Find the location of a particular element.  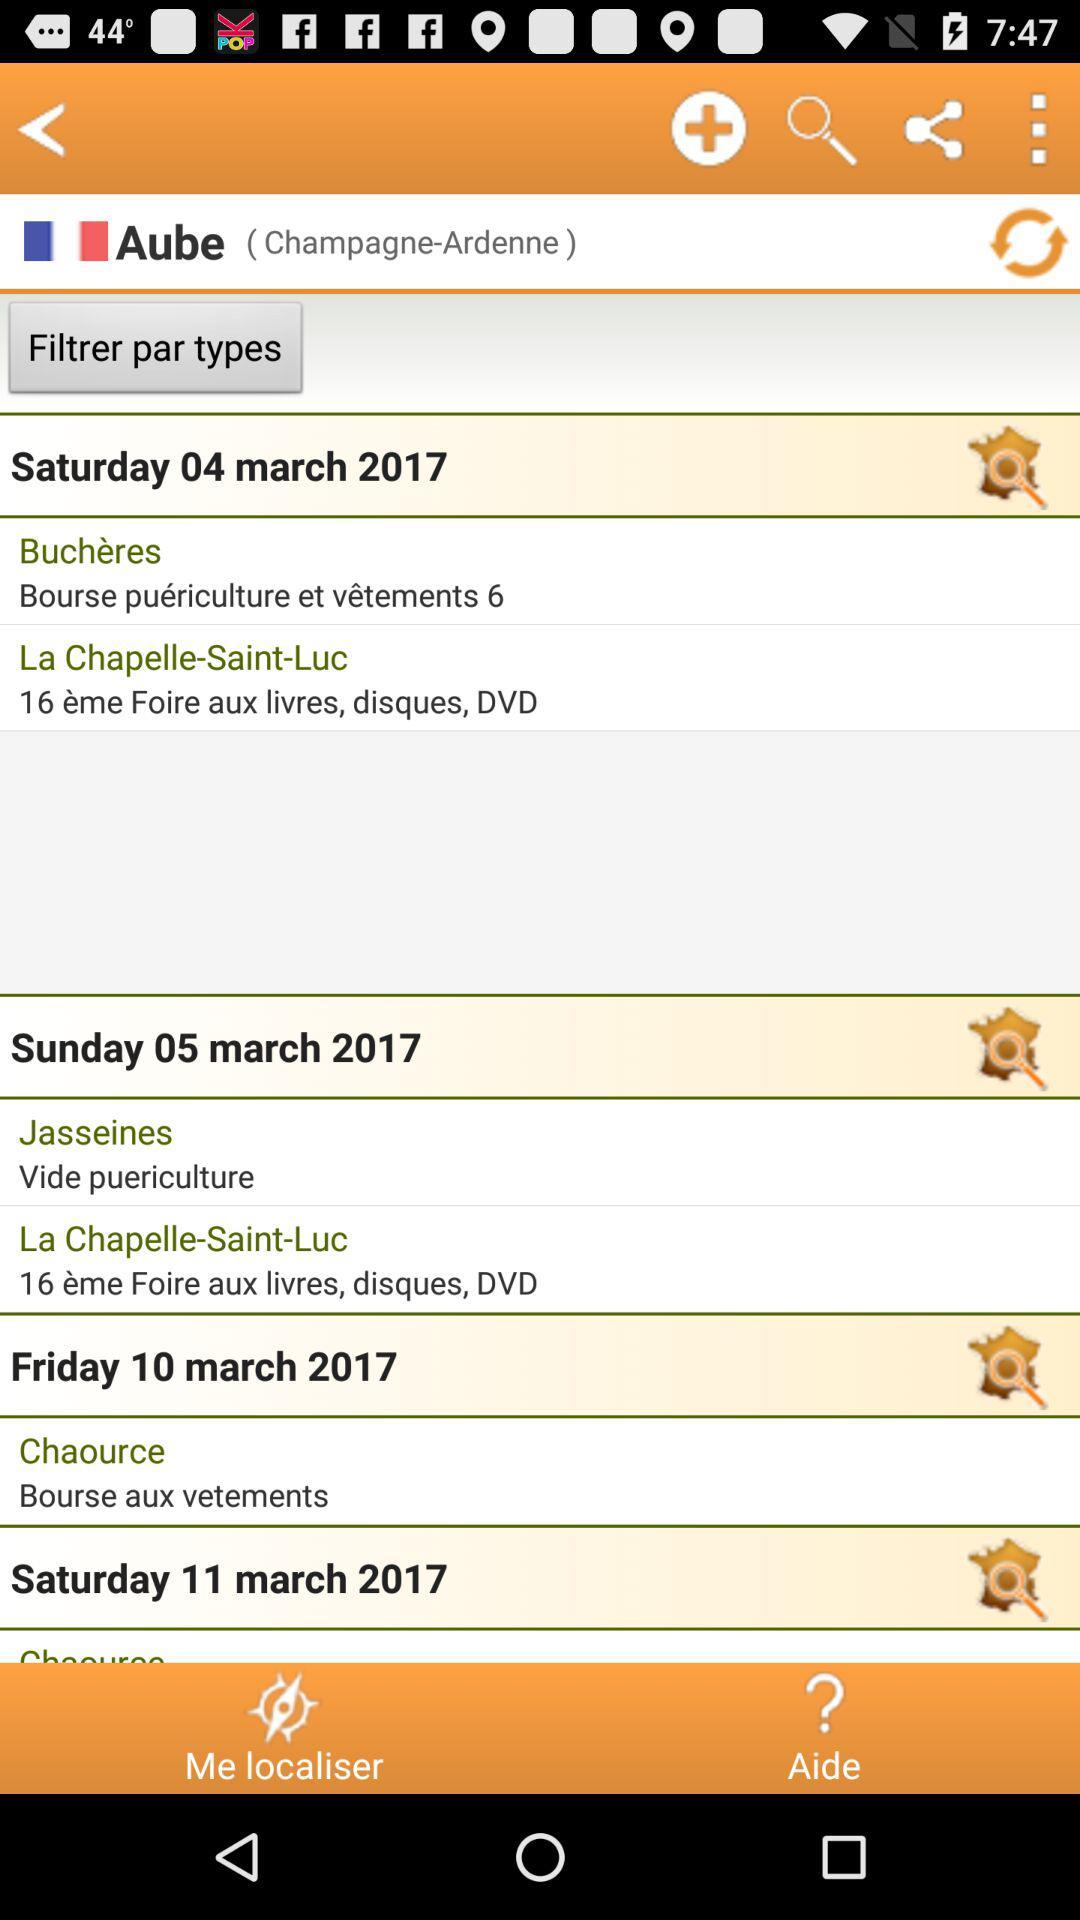

the icon to the right of me localiser icon is located at coordinates (823, 1705).